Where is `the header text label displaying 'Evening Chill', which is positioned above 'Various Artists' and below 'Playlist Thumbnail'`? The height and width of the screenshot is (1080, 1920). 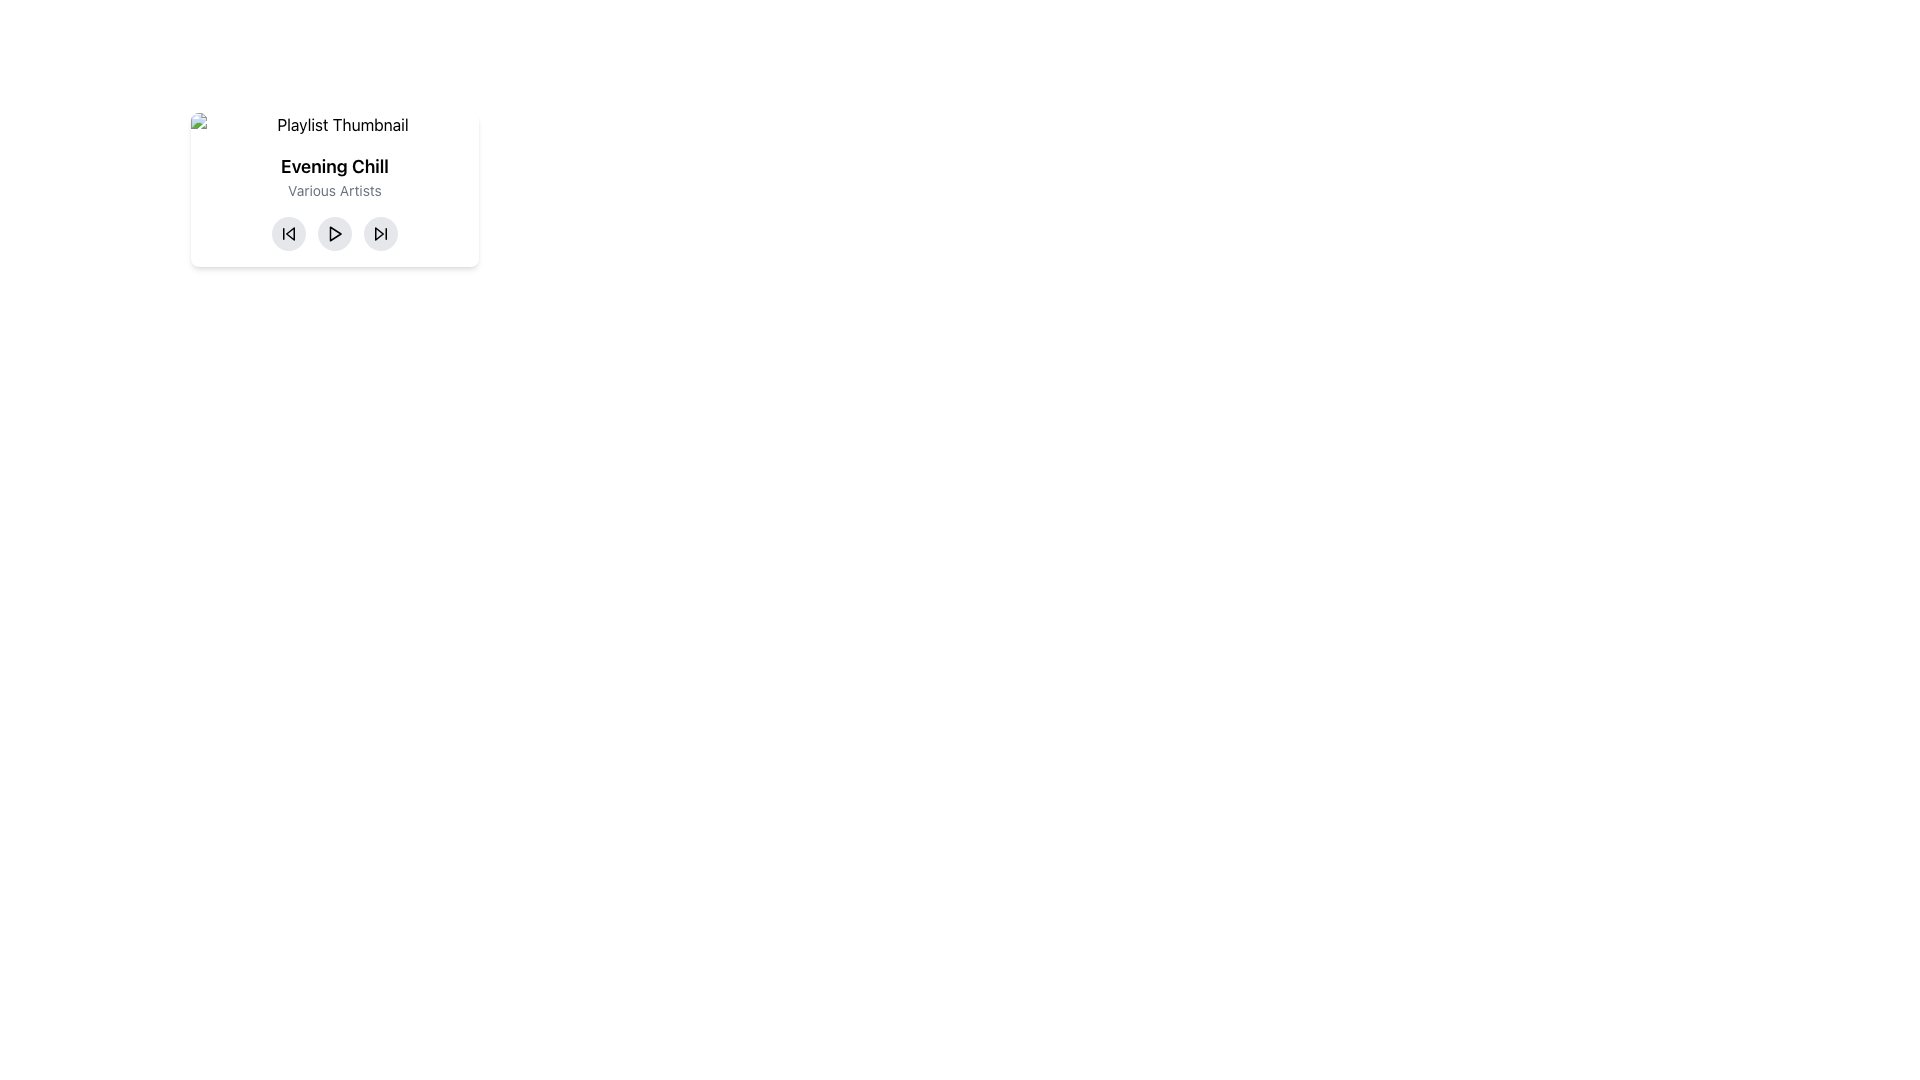
the header text label displaying 'Evening Chill', which is positioned above 'Various Artists' and below 'Playlist Thumbnail' is located at coordinates (335, 165).